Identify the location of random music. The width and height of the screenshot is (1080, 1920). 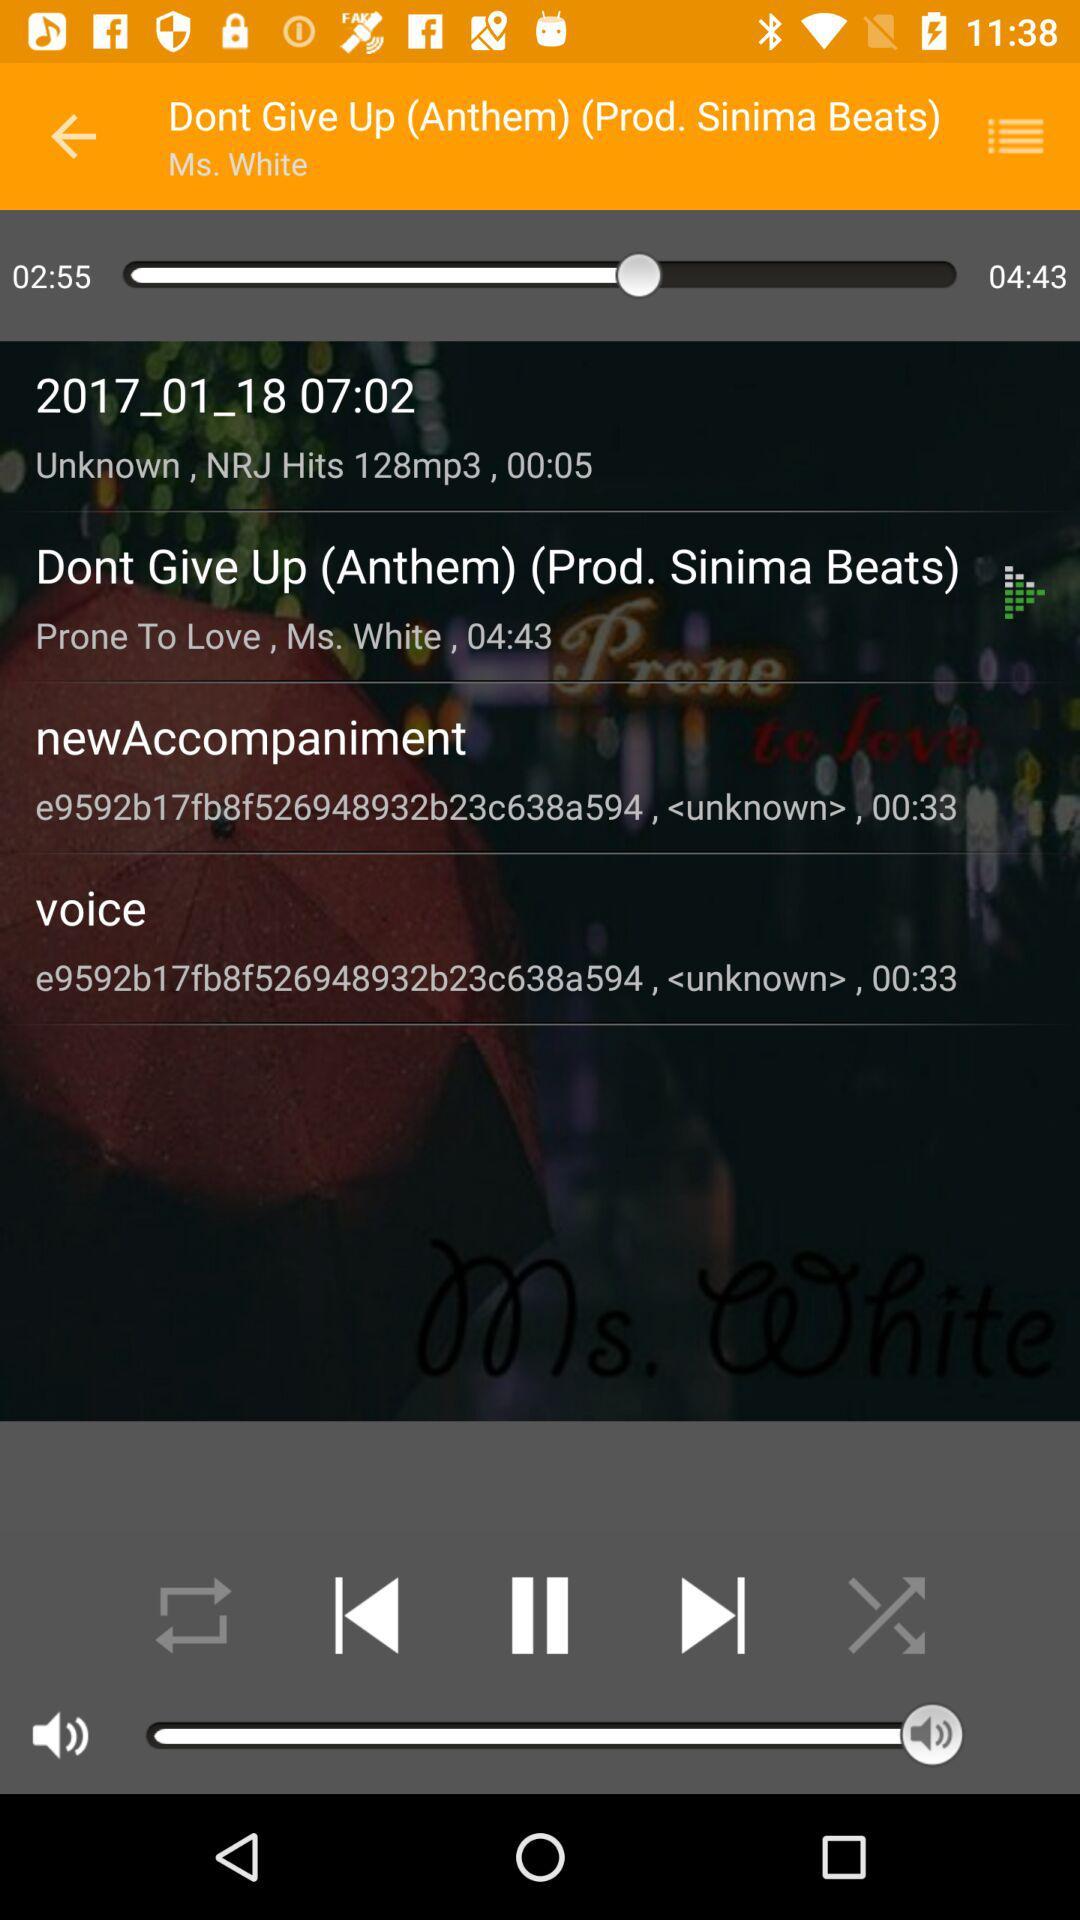
(885, 1615).